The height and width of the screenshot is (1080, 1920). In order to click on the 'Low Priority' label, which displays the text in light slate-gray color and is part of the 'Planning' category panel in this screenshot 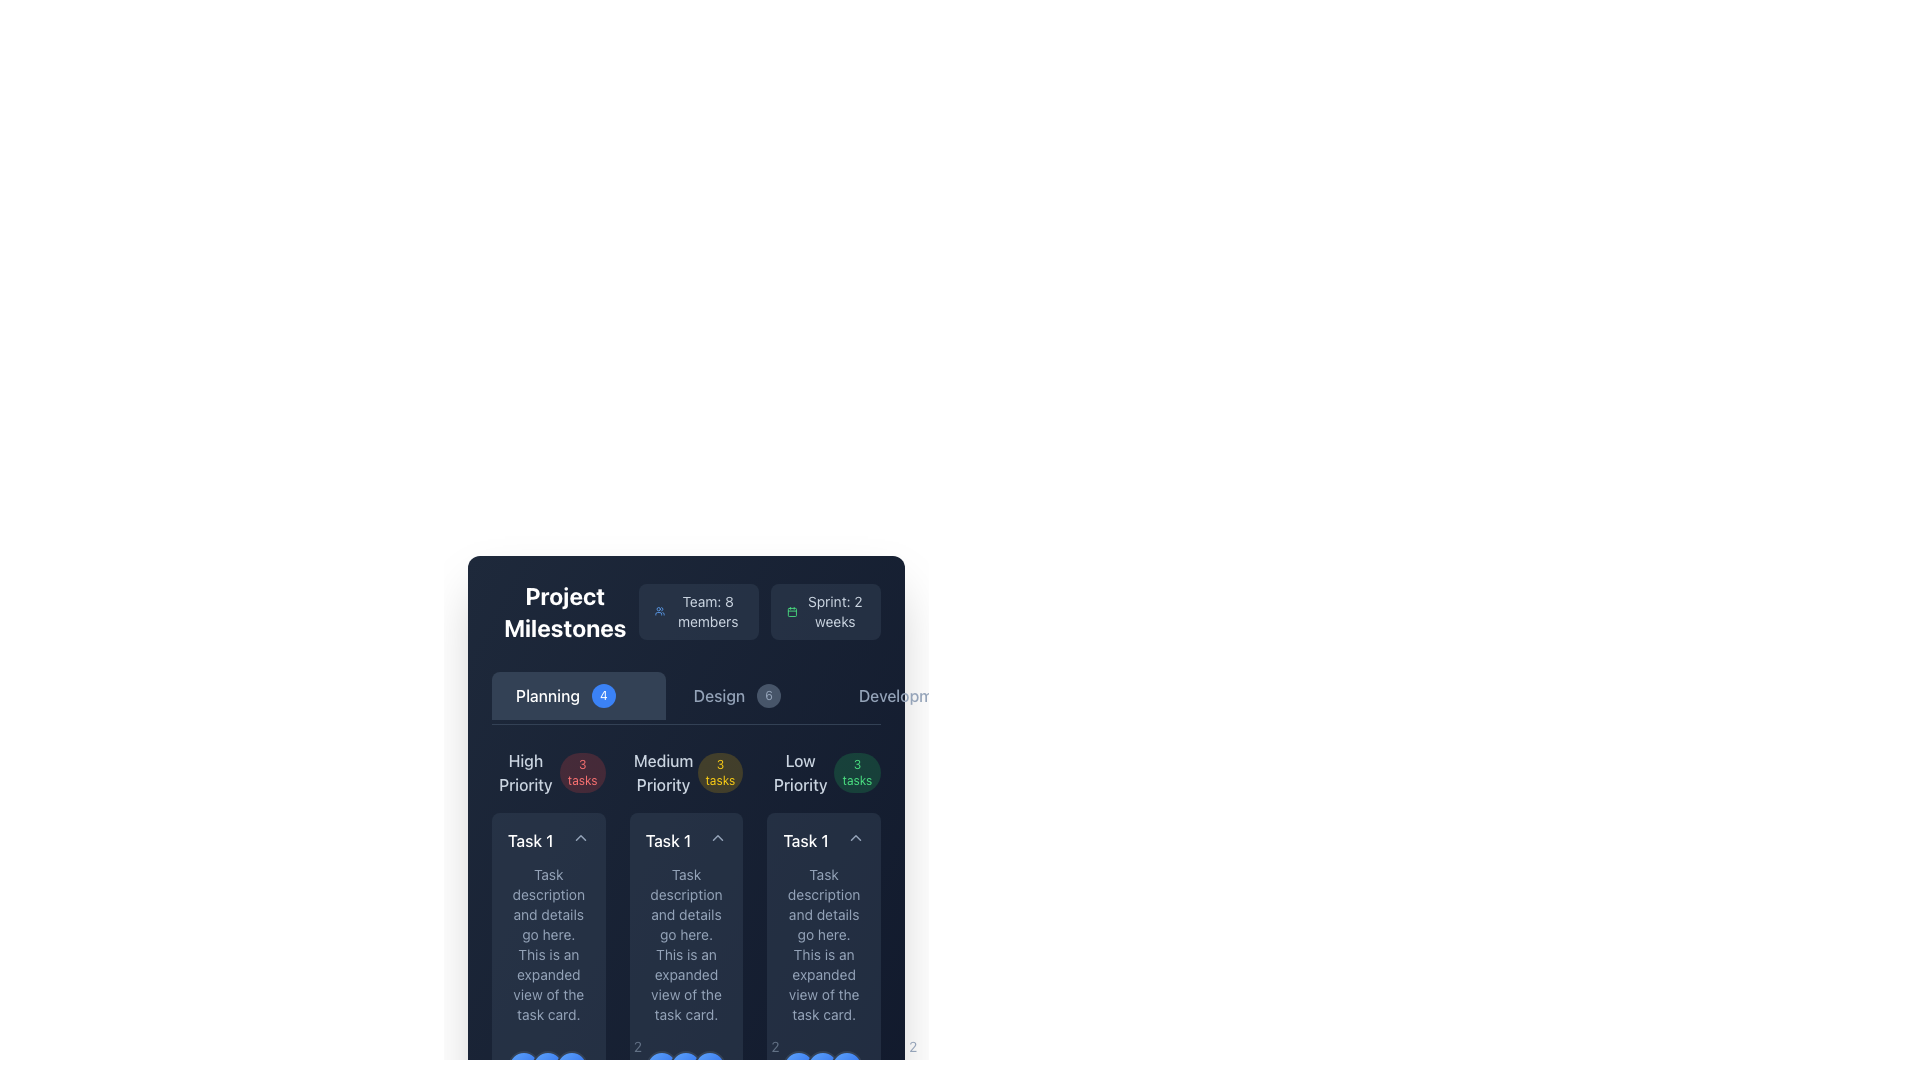, I will do `click(800, 771)`.